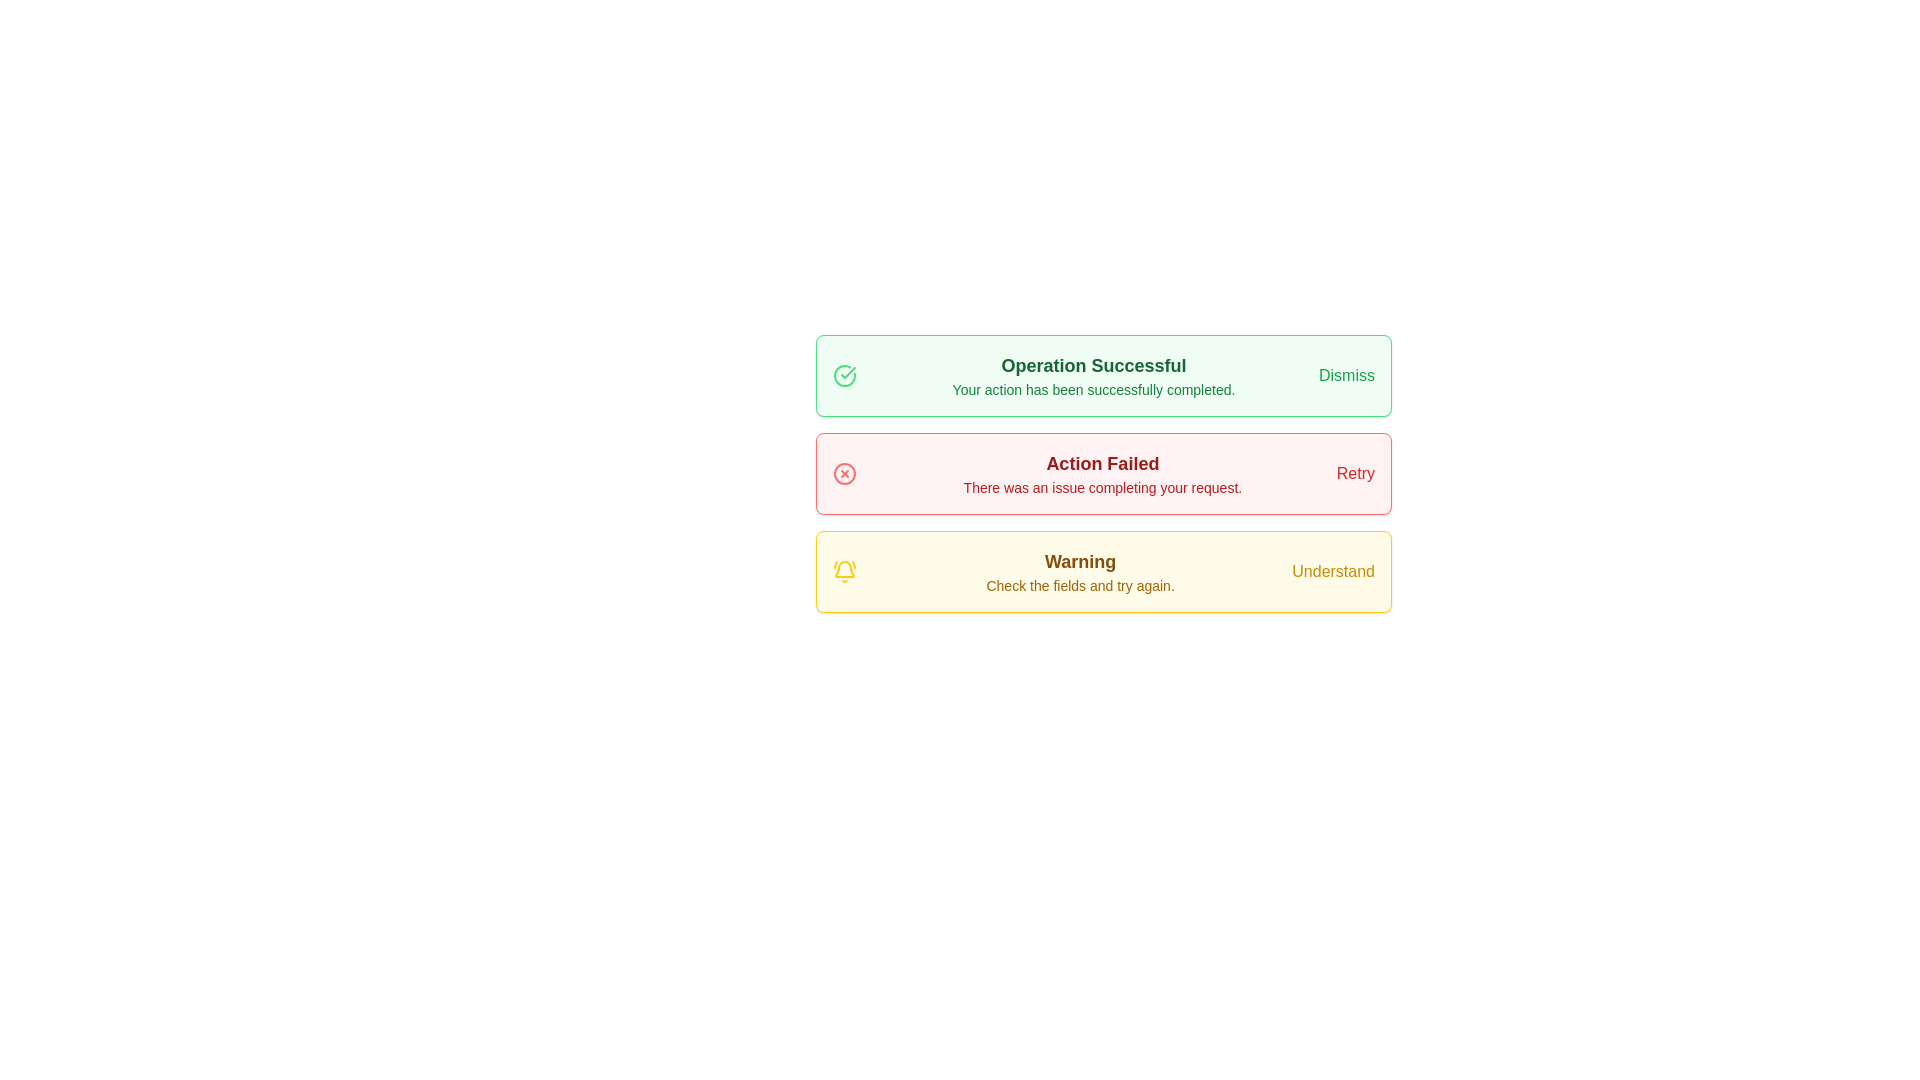  I want to click on status message displayed in the green banner that indicates 'Operation Successful' and provides feedback on the completed action, so click(1093, 375).